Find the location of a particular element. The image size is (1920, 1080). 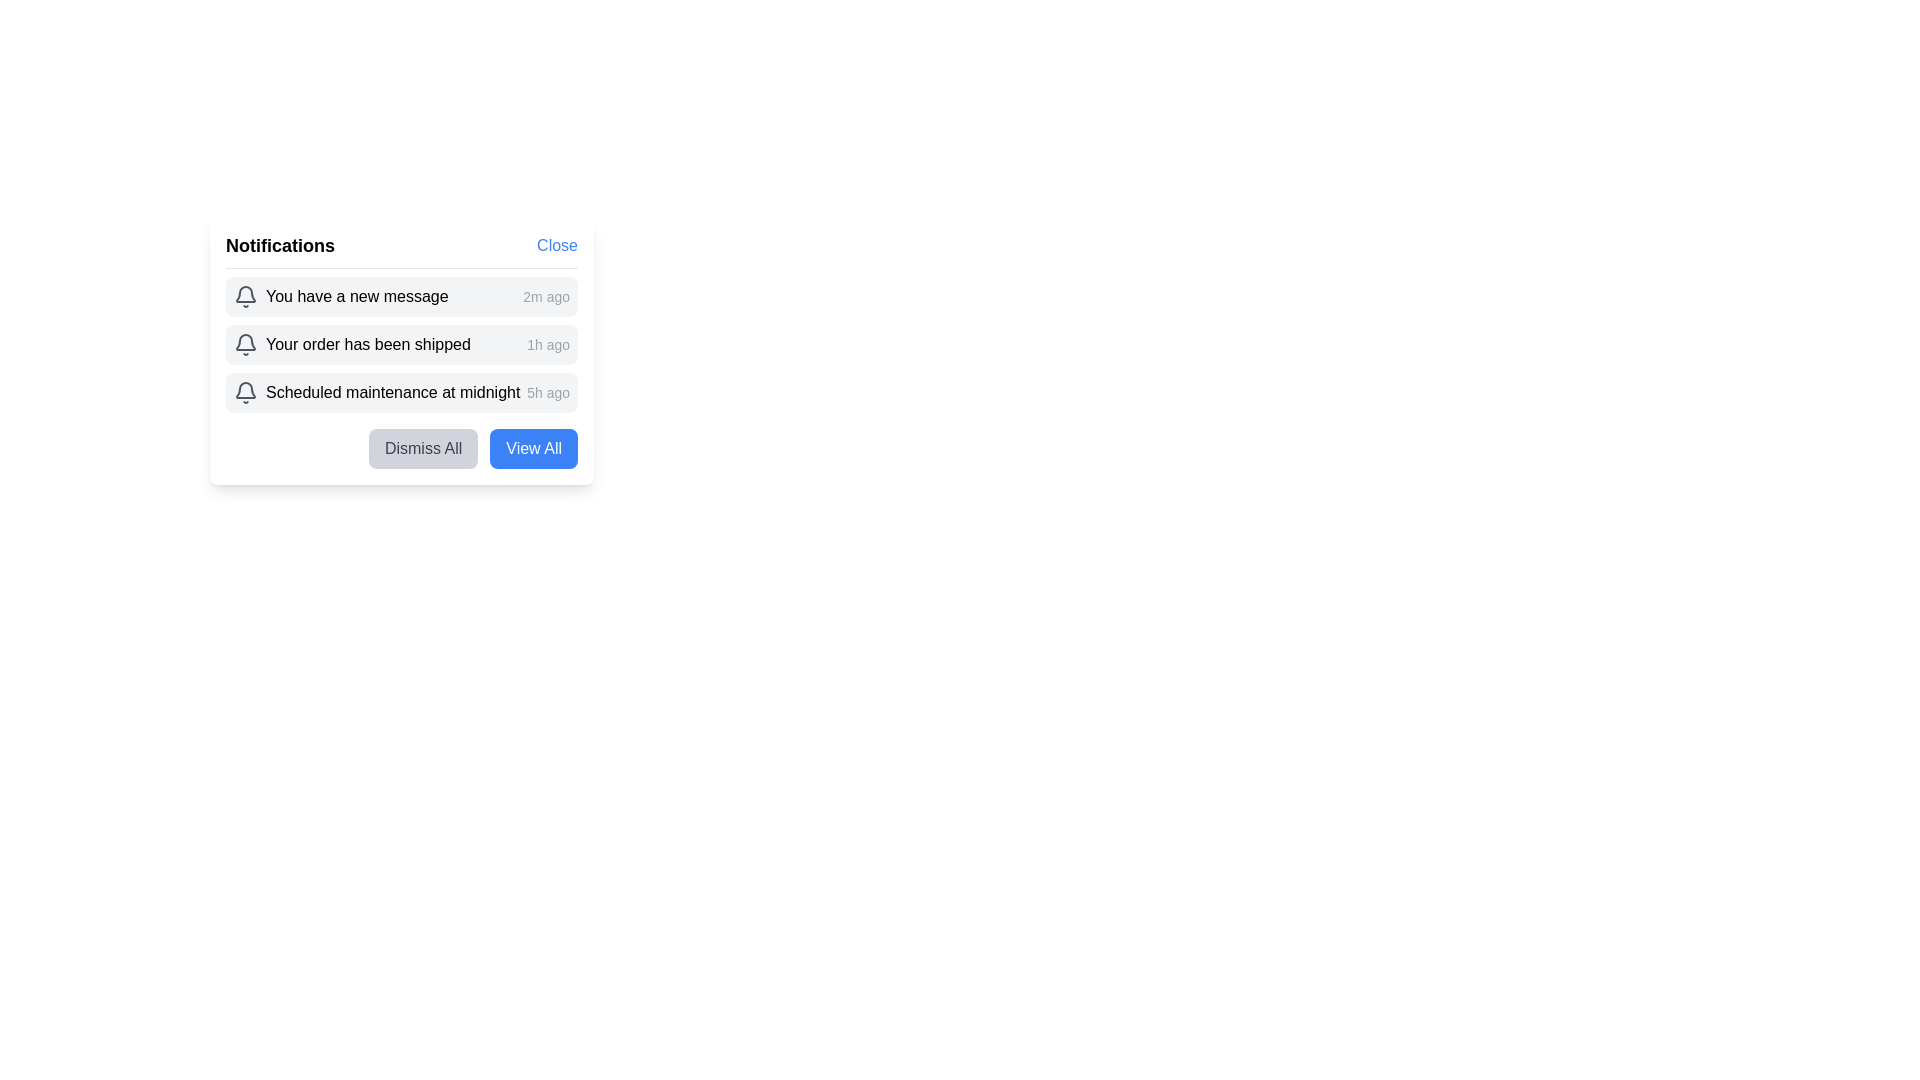

the notification text displaying 'Your order has been shipped', which is the second notification in the list, located below 'You have a new message' is located at coordinates (352, 343).